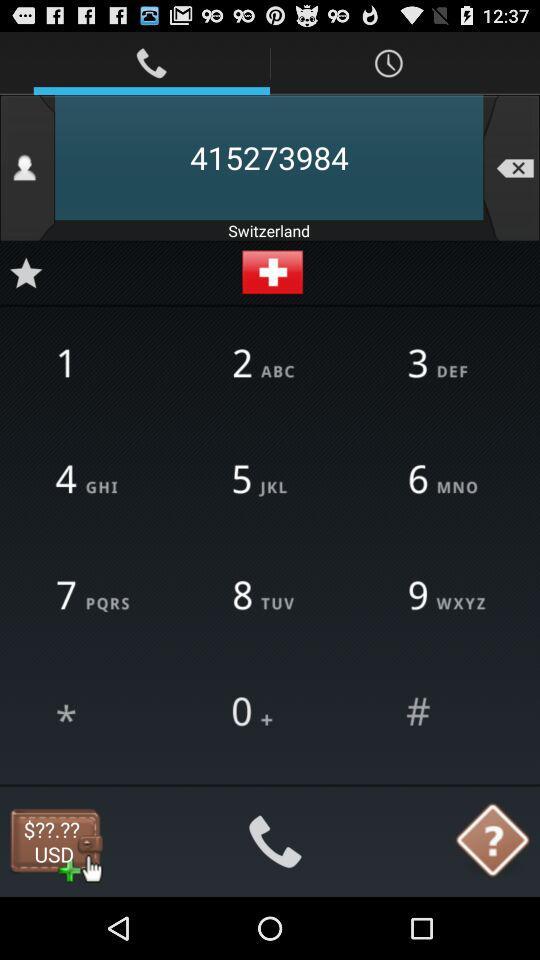  Describe the element at coordinates (25, 271) in the screenshot. I see `the number` at that location.